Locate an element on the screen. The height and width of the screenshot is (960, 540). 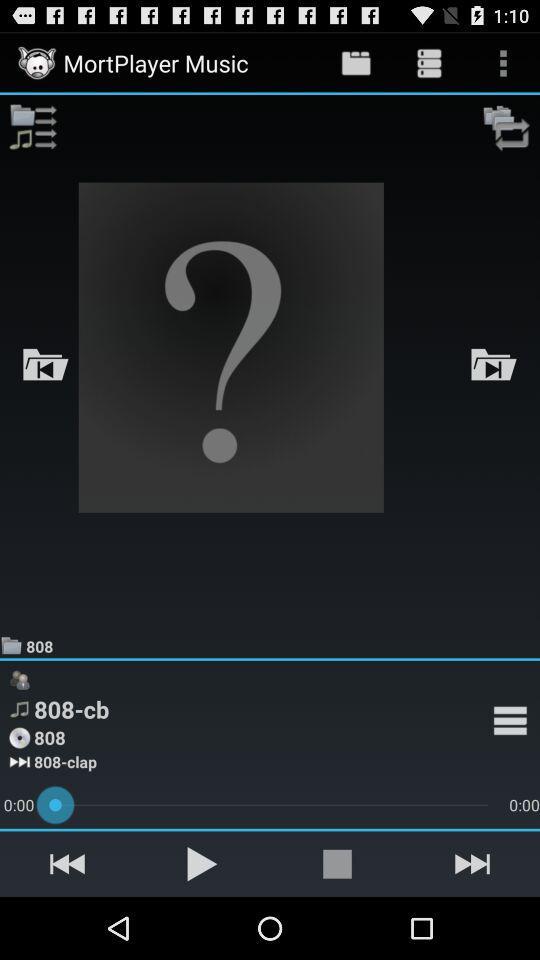
the sliders icon is located at coordinates (31, 135).